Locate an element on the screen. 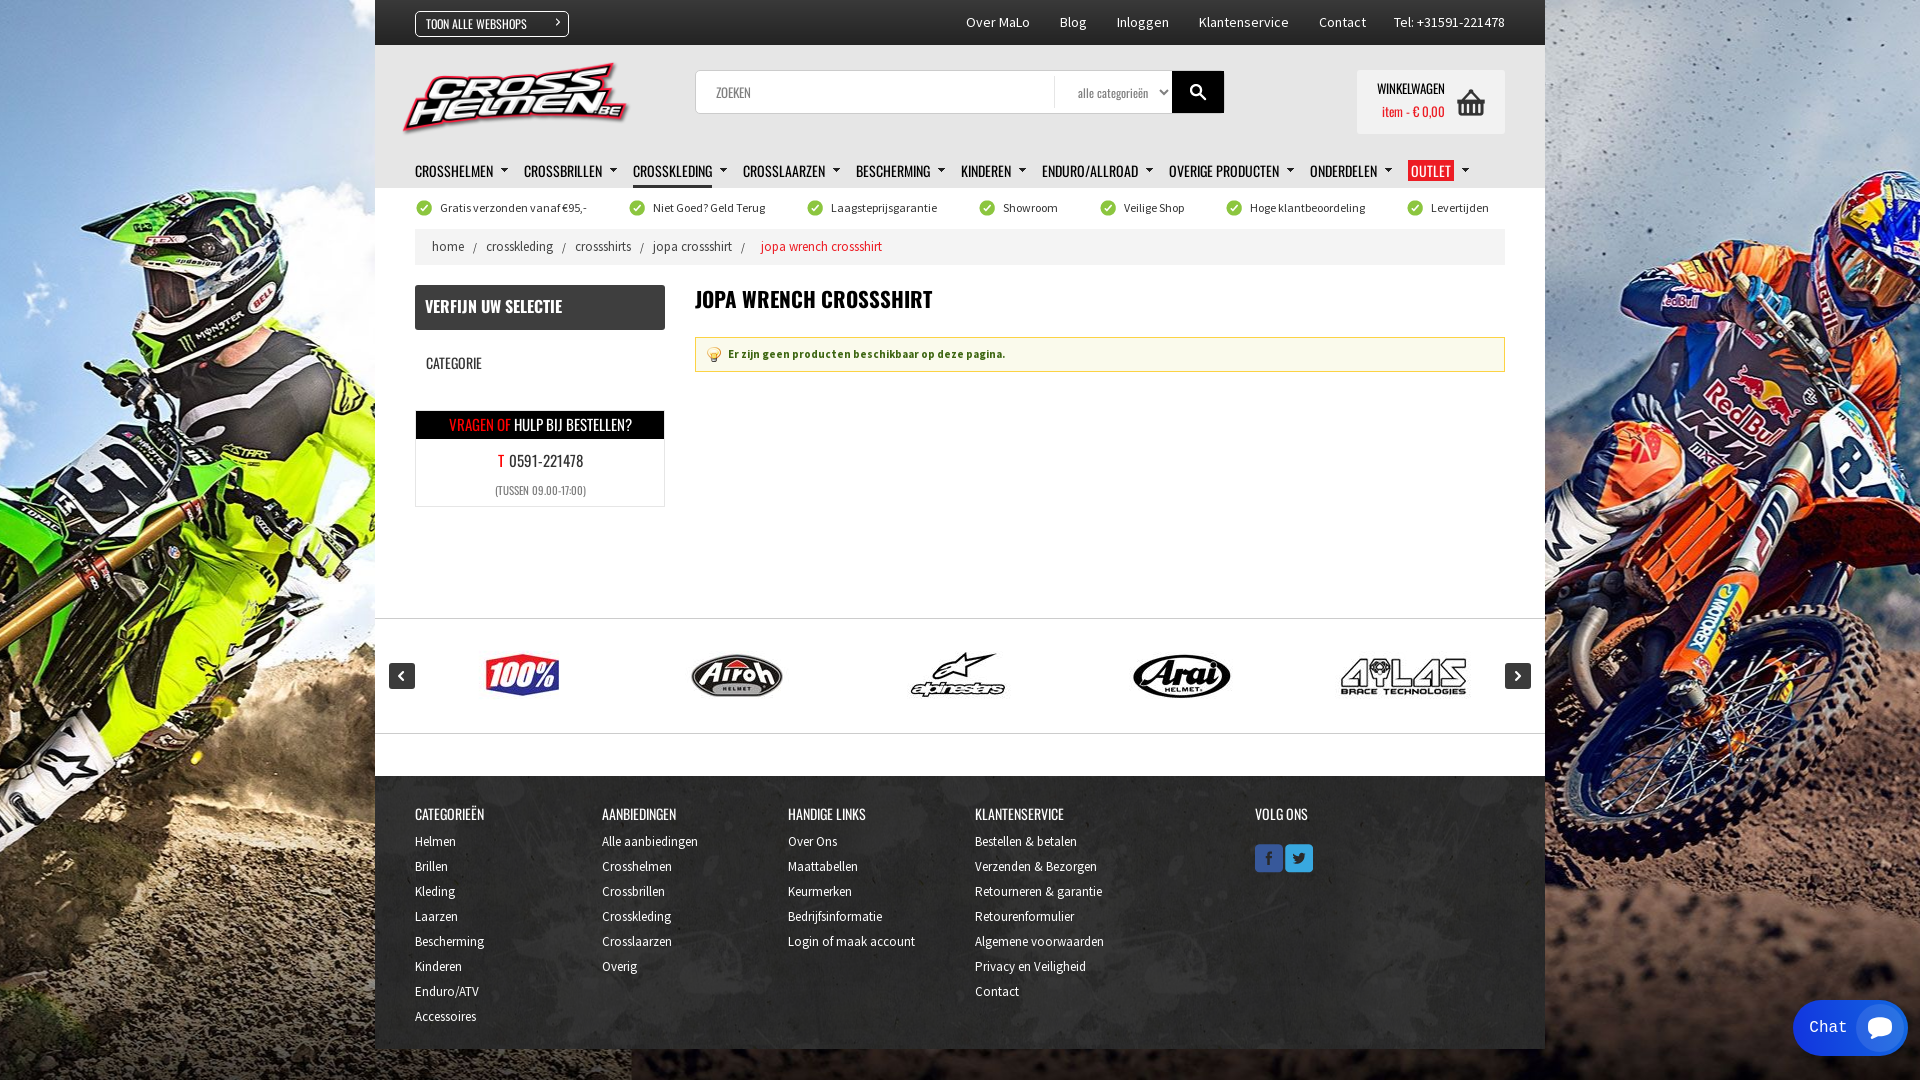 This screenshot has height=1080, width=1920. 'Algemene voorwaarden' is located at coordinates (974, 940).